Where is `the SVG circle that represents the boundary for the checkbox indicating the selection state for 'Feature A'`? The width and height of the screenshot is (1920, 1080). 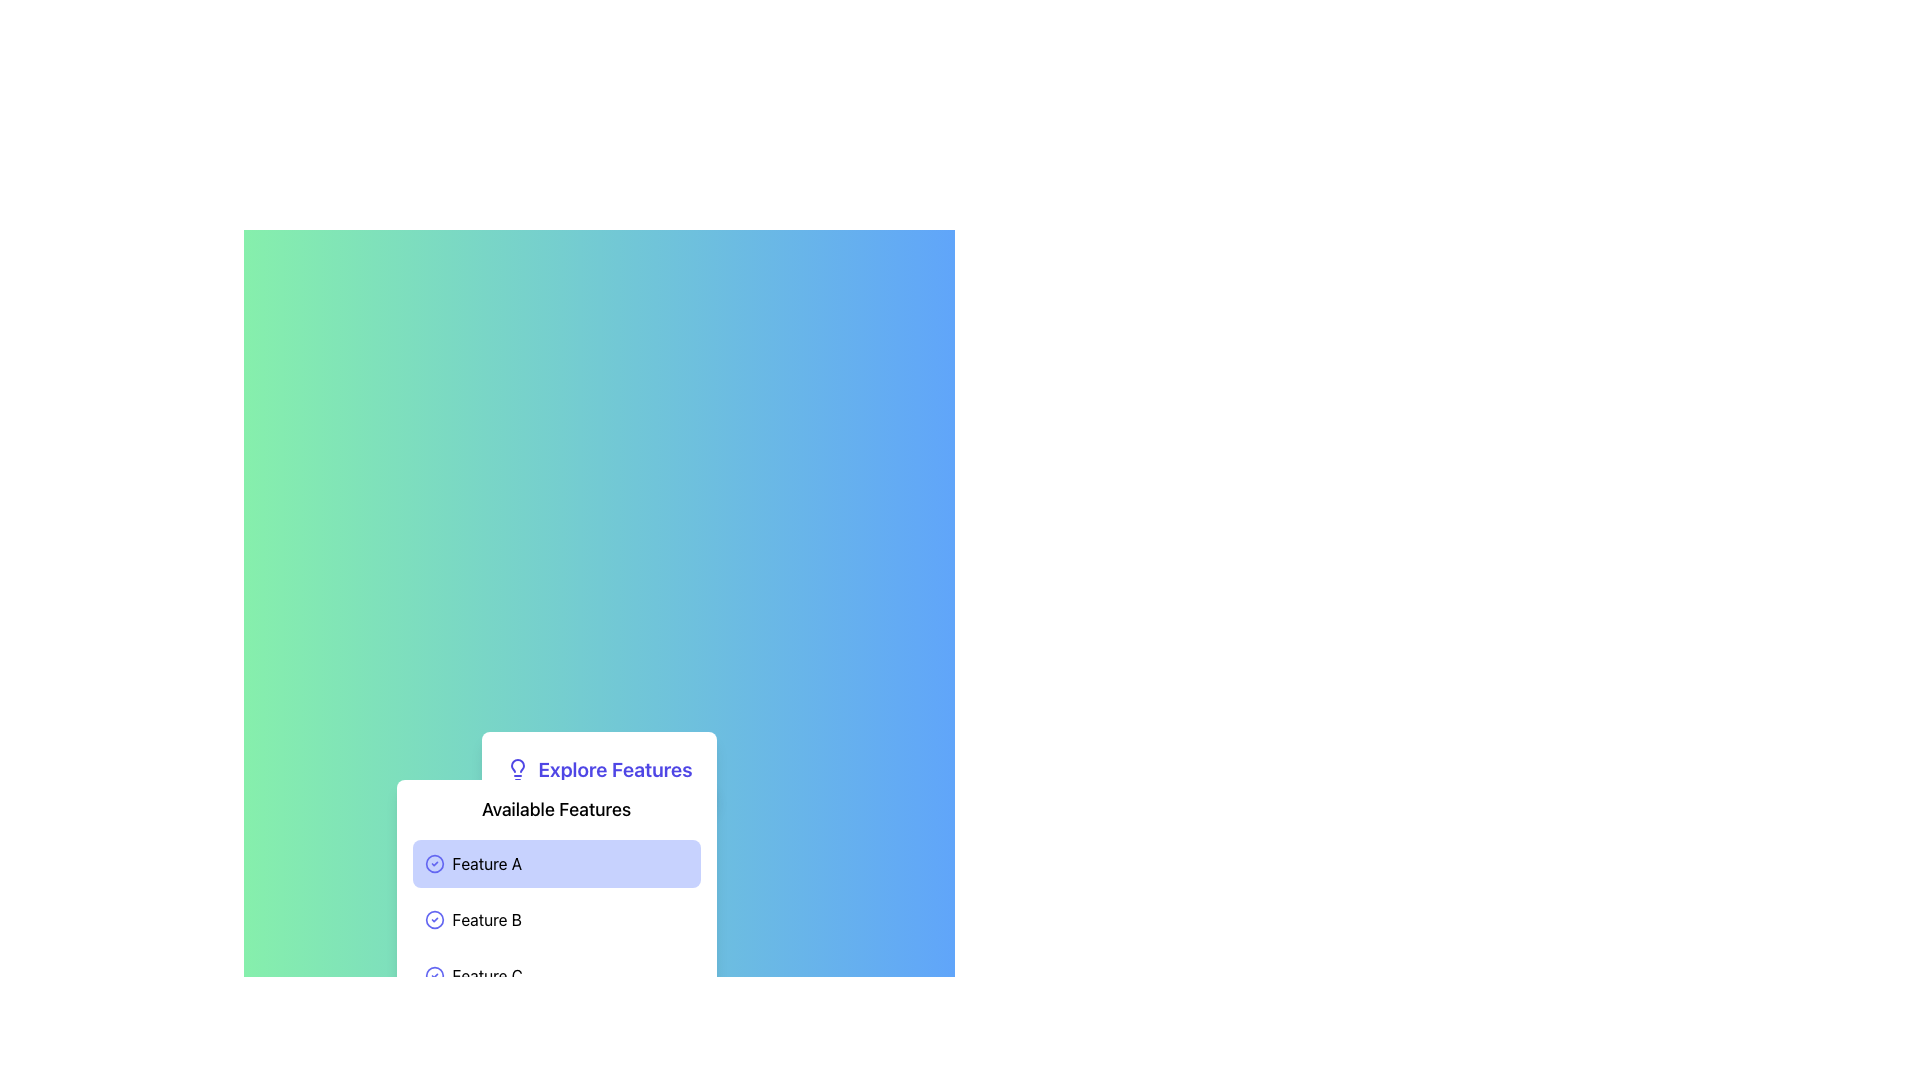
the SVG circle that represents the boundary for the checkbox indicating the selection state for 'Feature A' is located at coordinates (433, 863).